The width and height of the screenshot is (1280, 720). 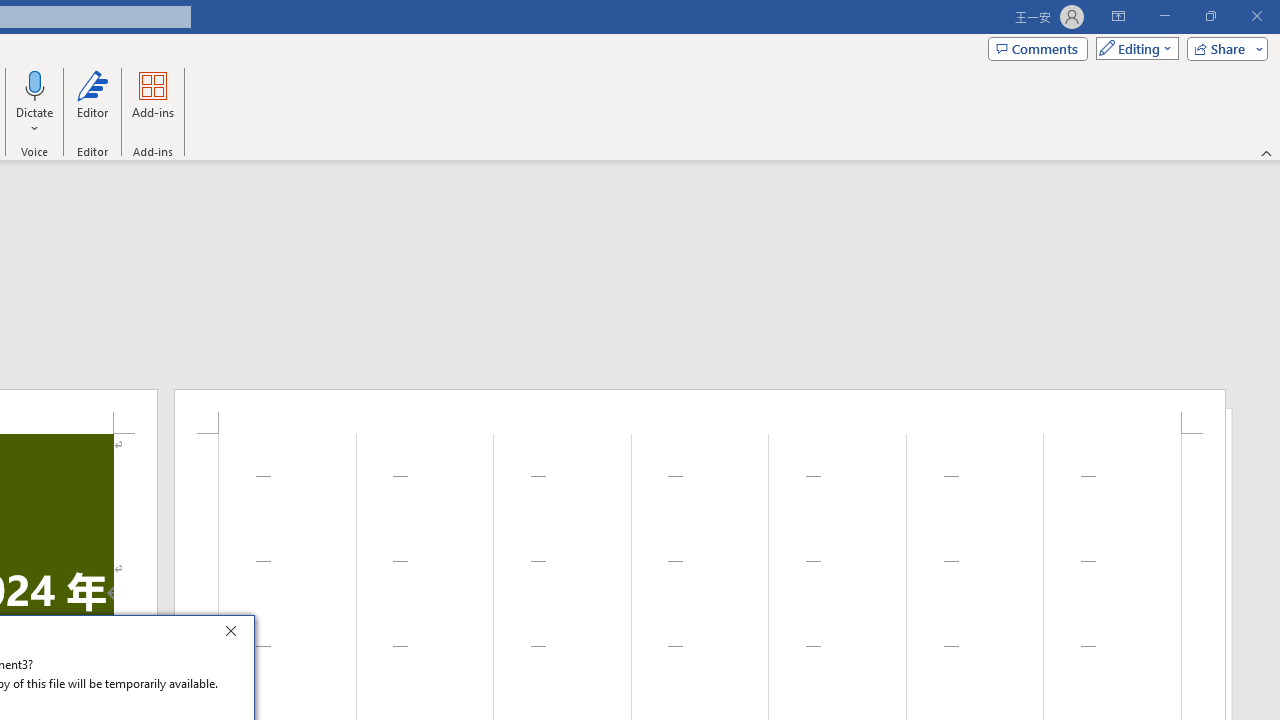 I want to click on 'Dictate', so click(x=35, y=84).